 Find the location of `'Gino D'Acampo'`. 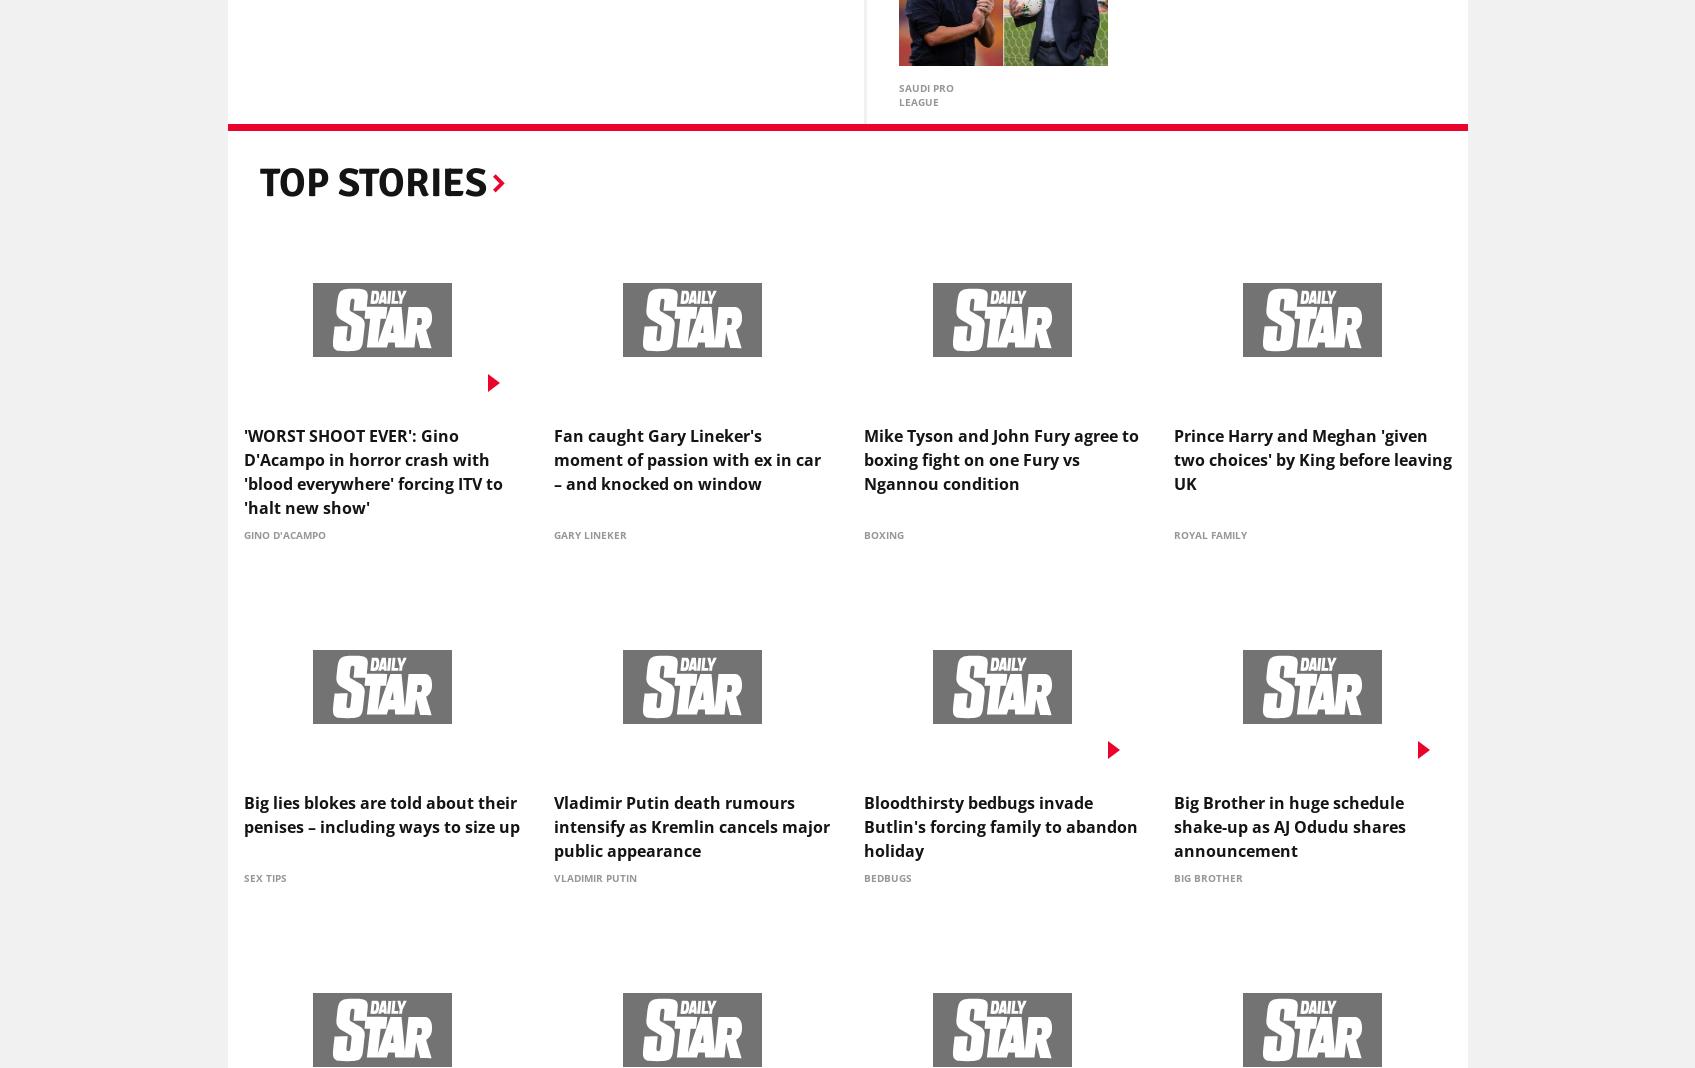

'Gino D'Acampo' is located at coordinates (284, 538).